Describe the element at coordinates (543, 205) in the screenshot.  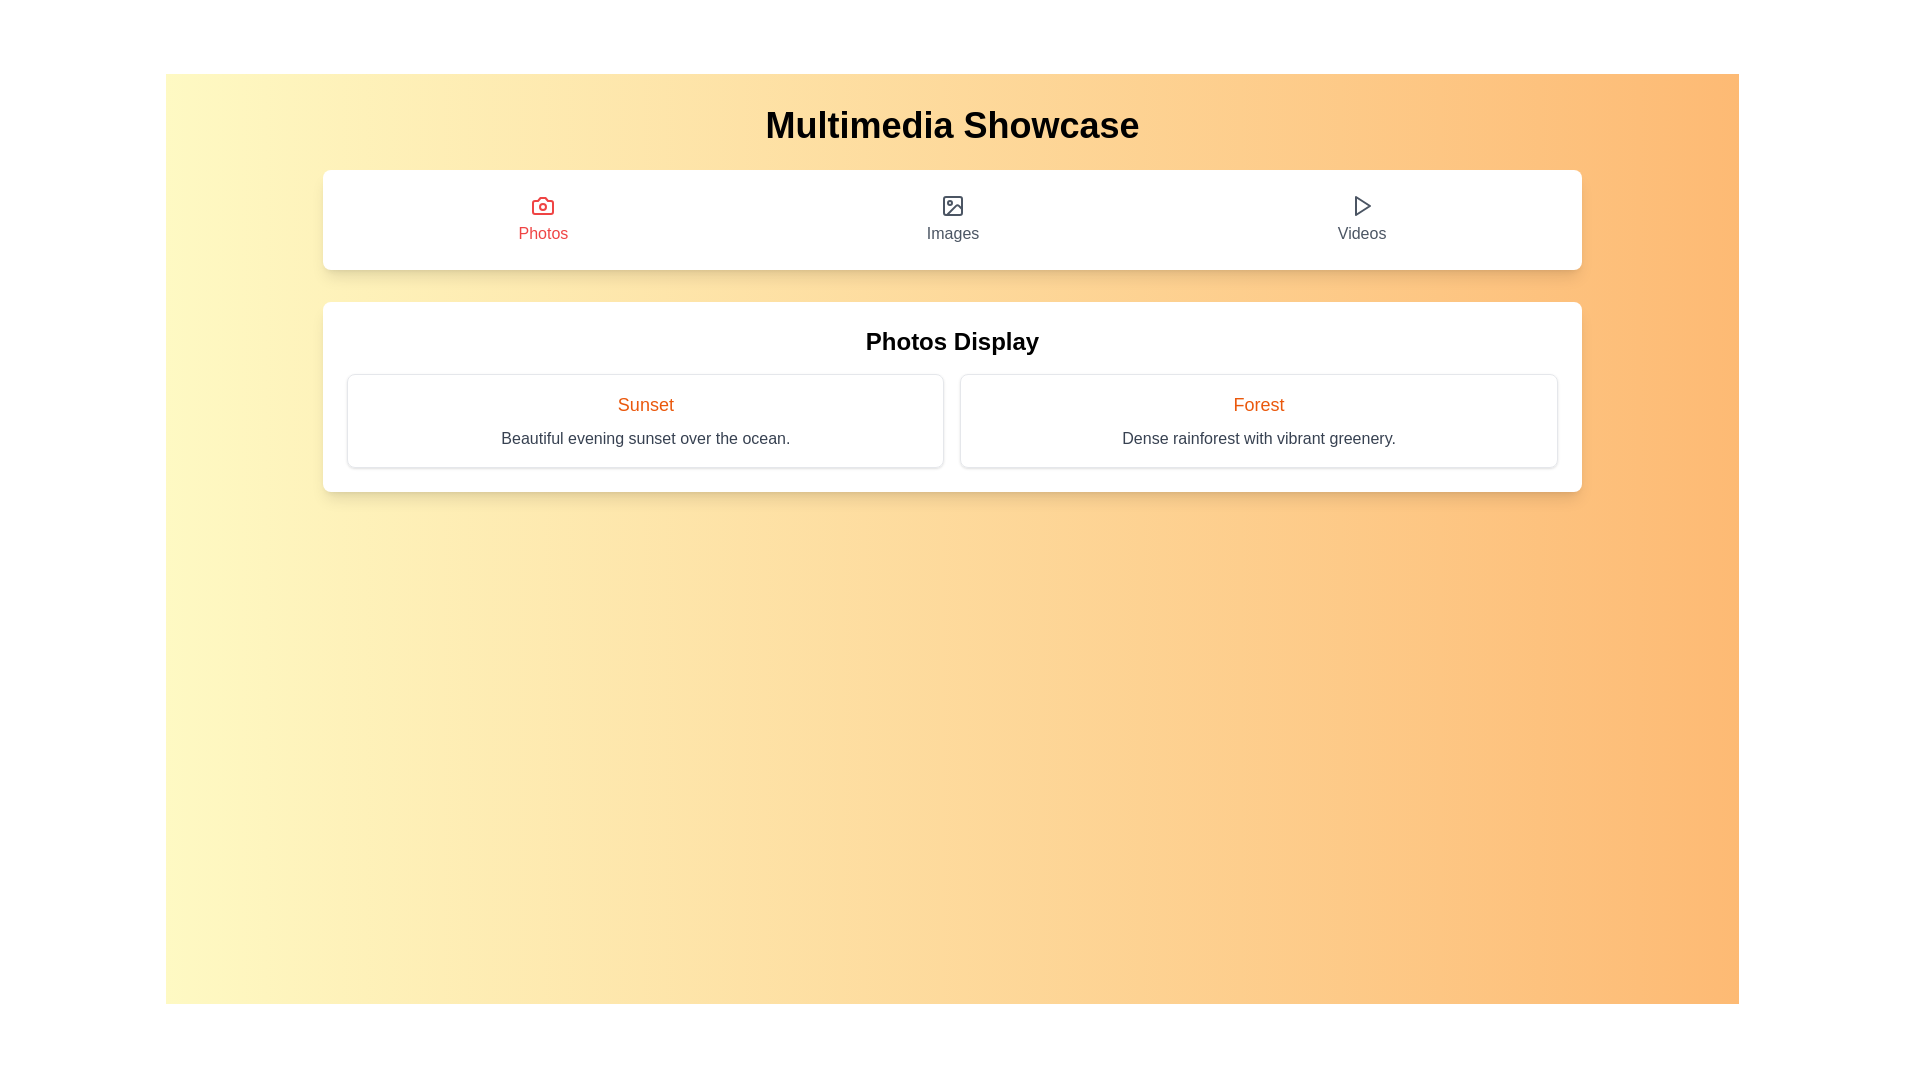
I see `the red-styled camera icon located above the 'Photos' label, which is centered within the first button of three elements labeled 'Photos', 'Images', and 'Videos'` at that location.